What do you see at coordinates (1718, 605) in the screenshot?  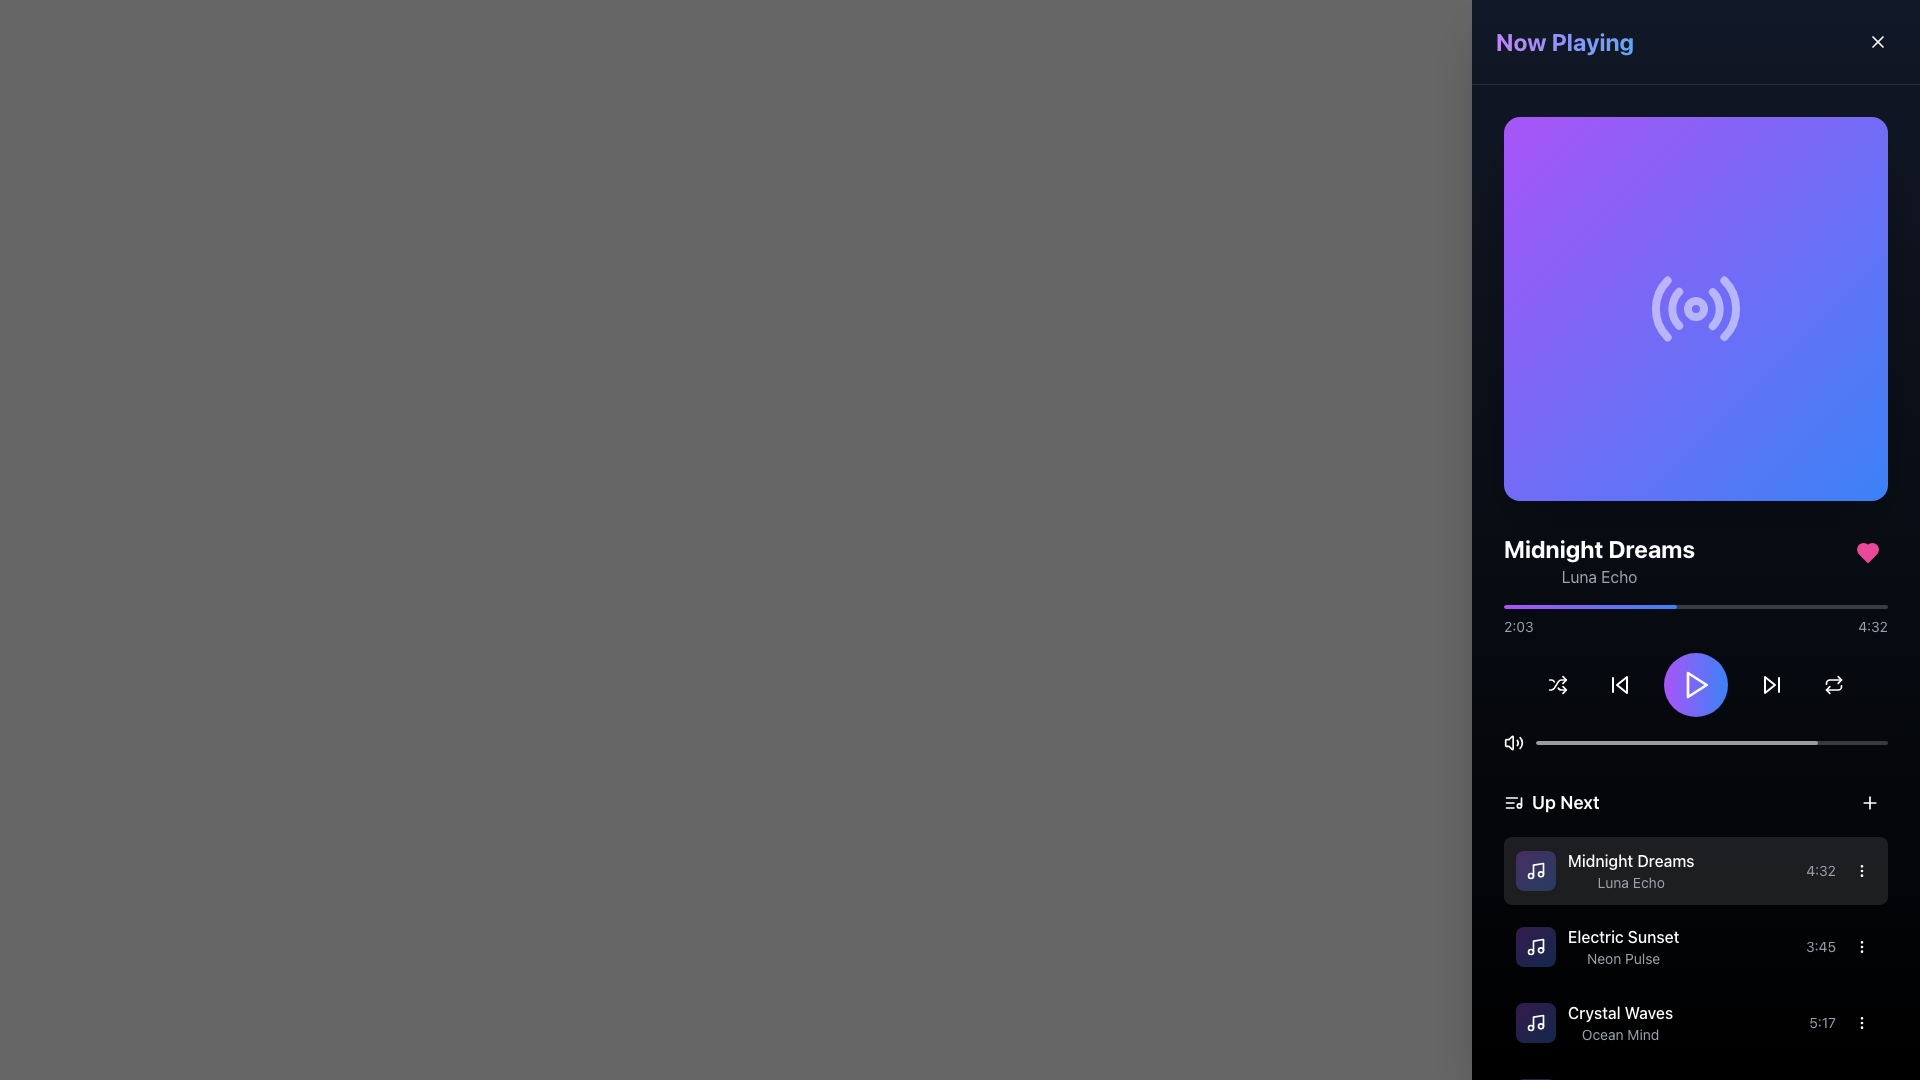 I see `the playback position` at bounding box center [1718, 605].